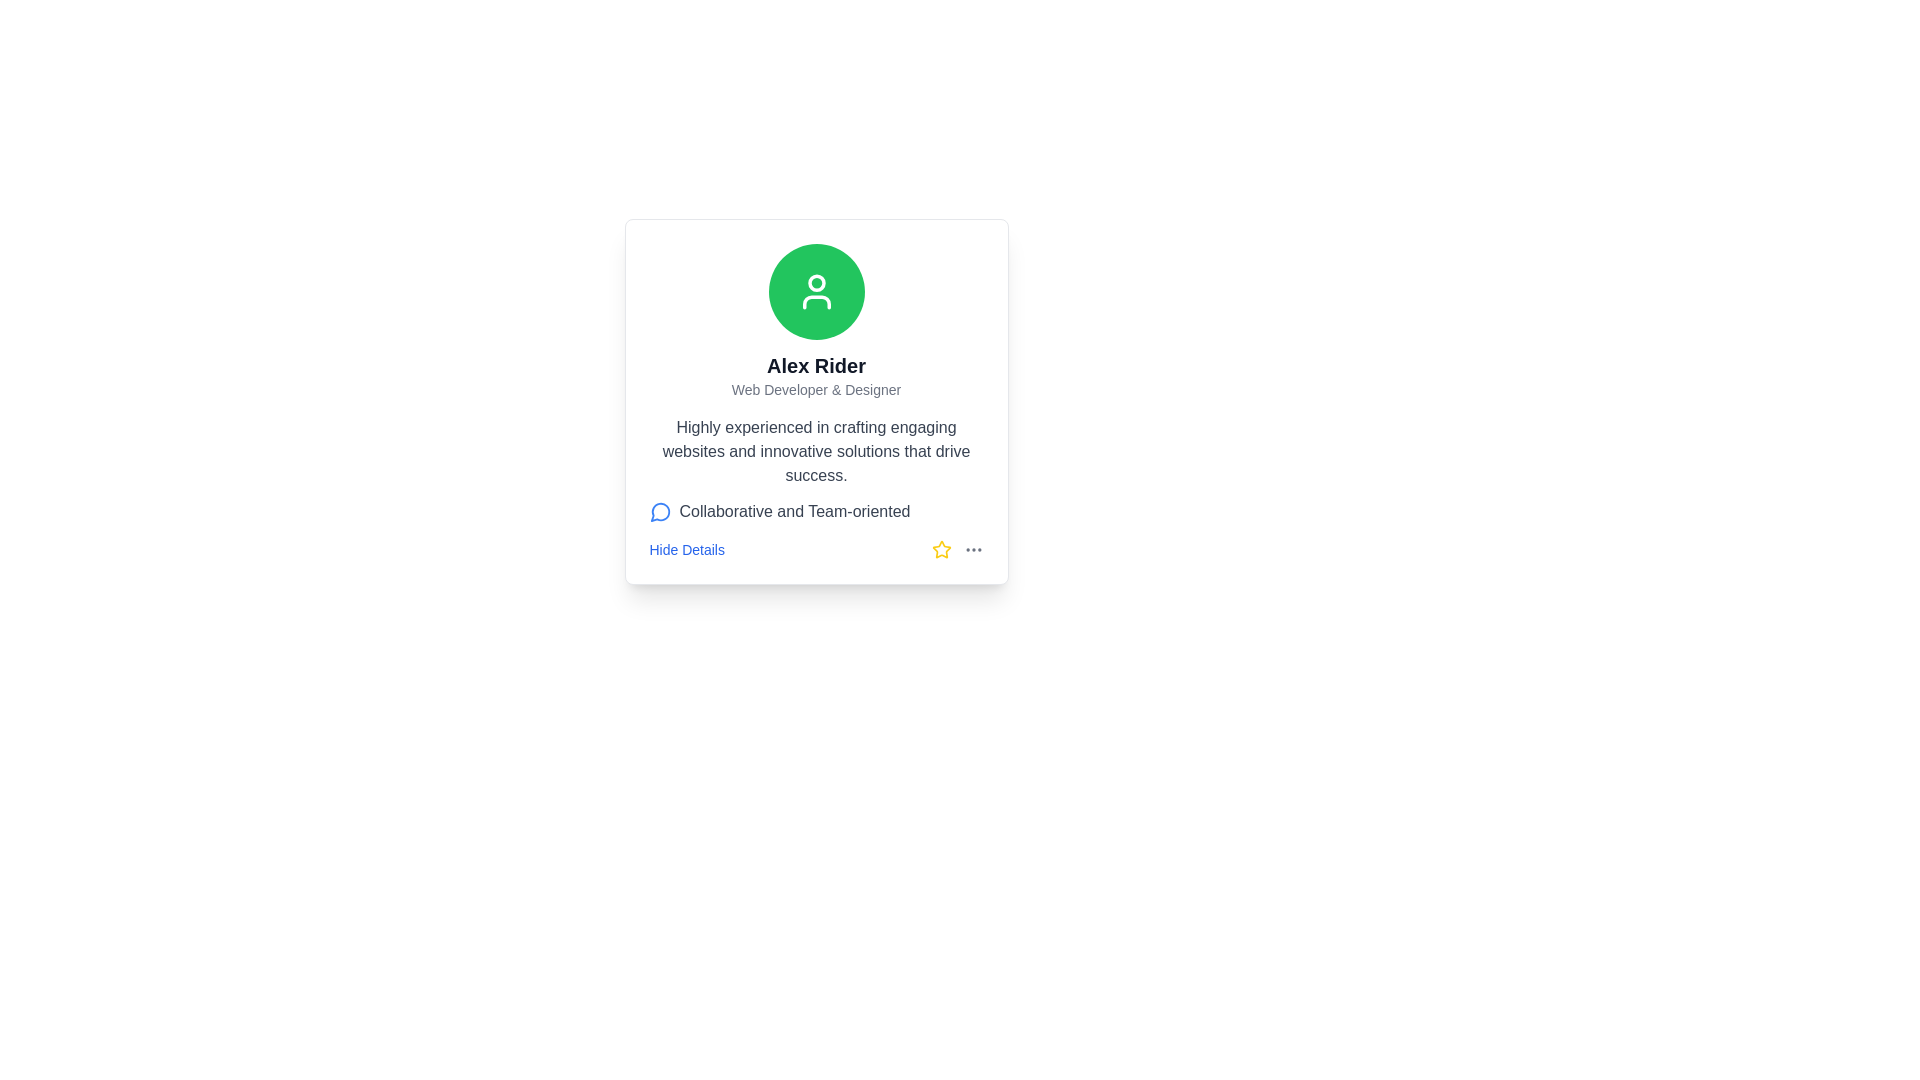 This screenshot has width=1920, height=1080. Describe the element at coordinates (816, 470) in the screenshot. I see `the text content element that provides additional information about the profile's professional skills and teamwork abilities, located within a bordered card below the profile name 'Alex Rider' and above the 'Hide Details' link` at that location.